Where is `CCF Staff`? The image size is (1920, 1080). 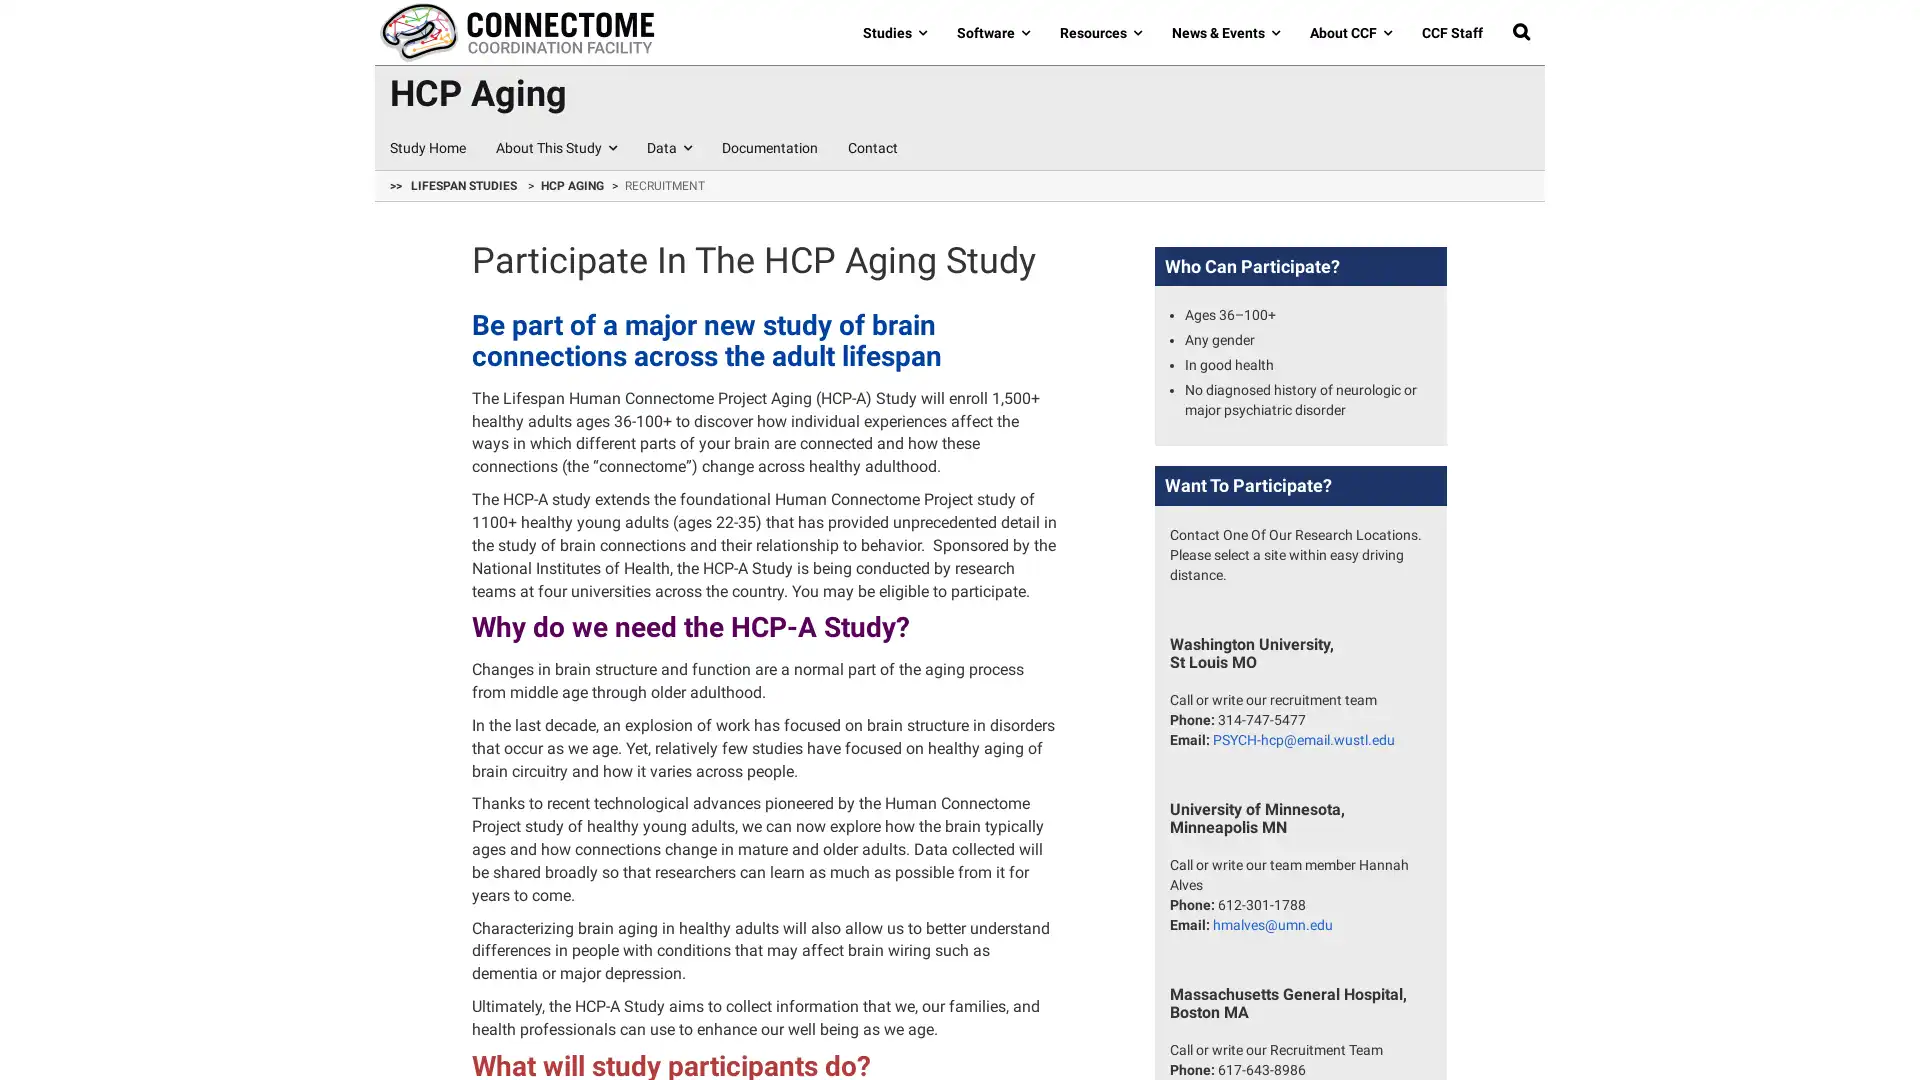 CCF Staff is located at coordinates (1452, 38).